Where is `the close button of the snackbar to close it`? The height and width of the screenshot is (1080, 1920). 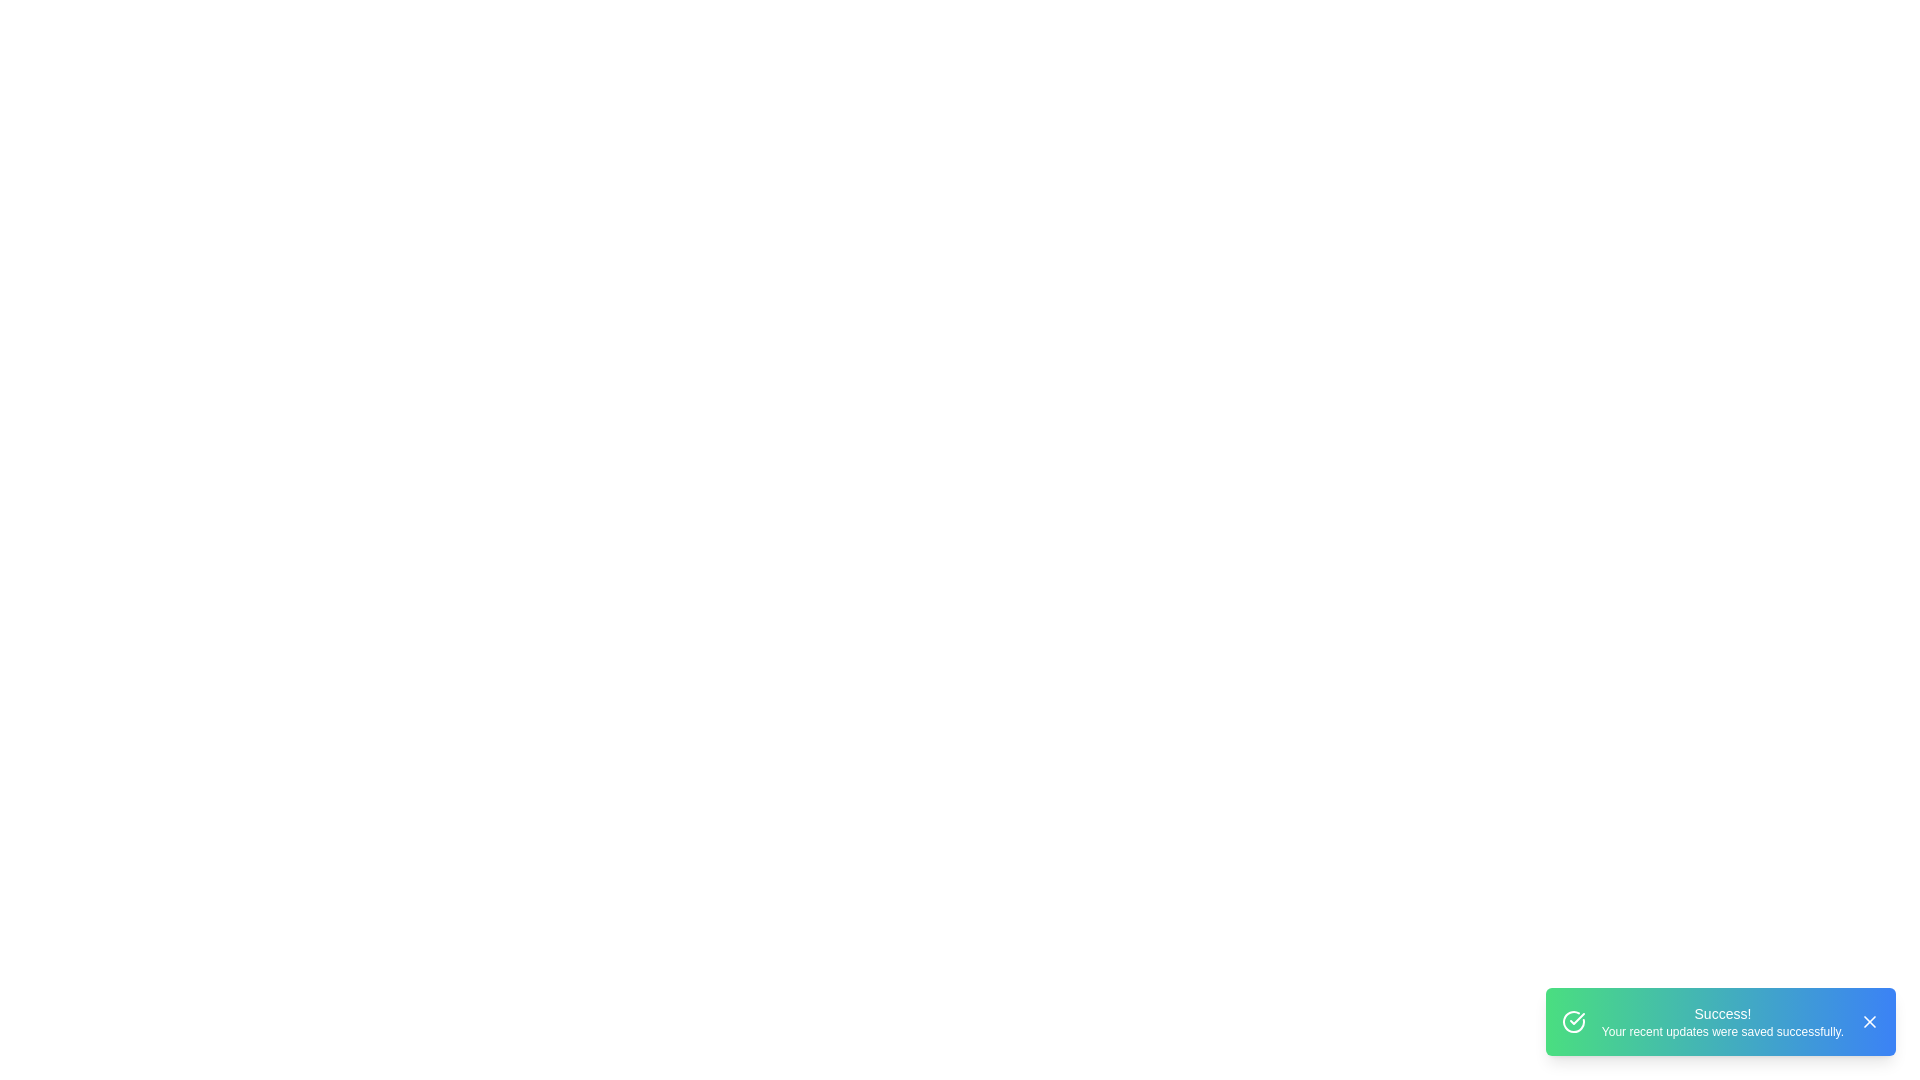 the close button of the snackbar to close it is located at coordinates (1869, 1022).